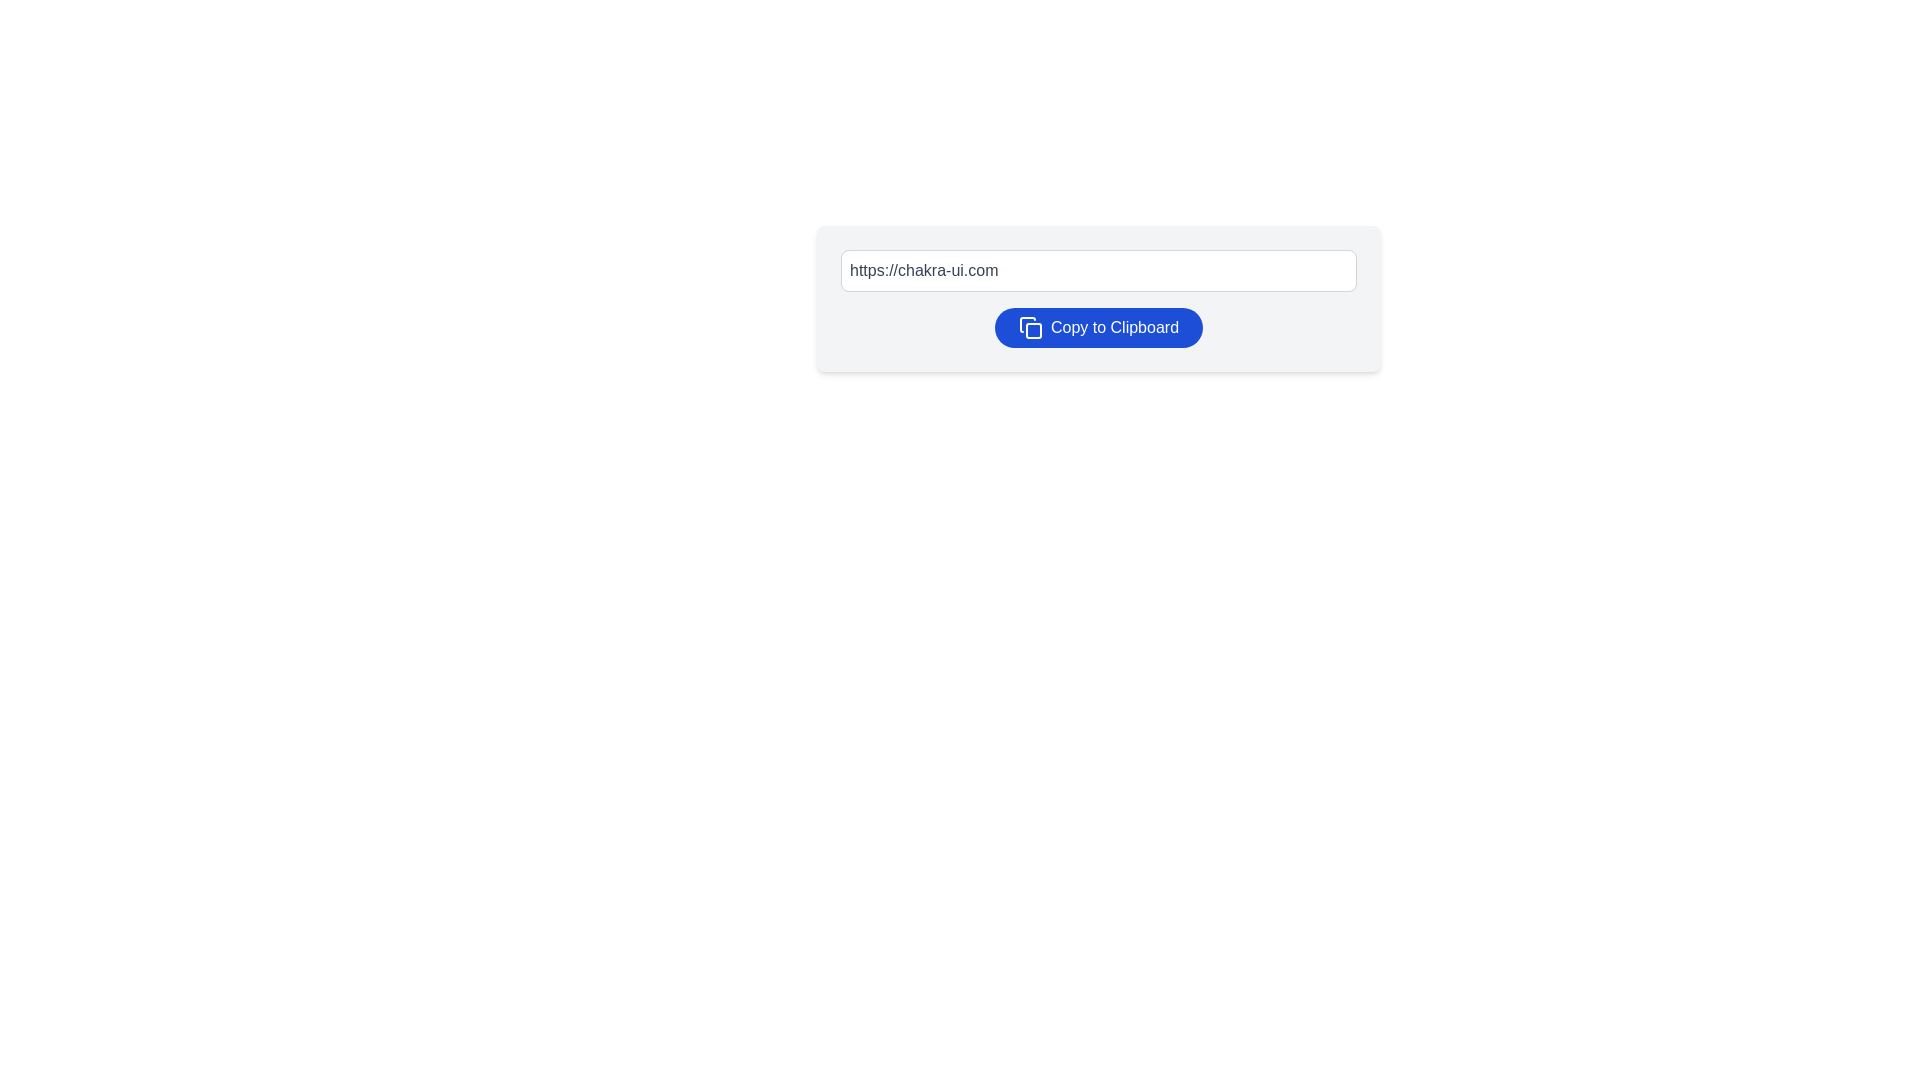  What do you see at coordinates (1033, 330) in the screenshot?
I see `the clipboard icon, which represents the functionality of copying data to the clipboard, located to the left of the 'Copy to Clipboard' button in the toolbar at the bottom of the URL input field` at bounding box center [1033, 330].